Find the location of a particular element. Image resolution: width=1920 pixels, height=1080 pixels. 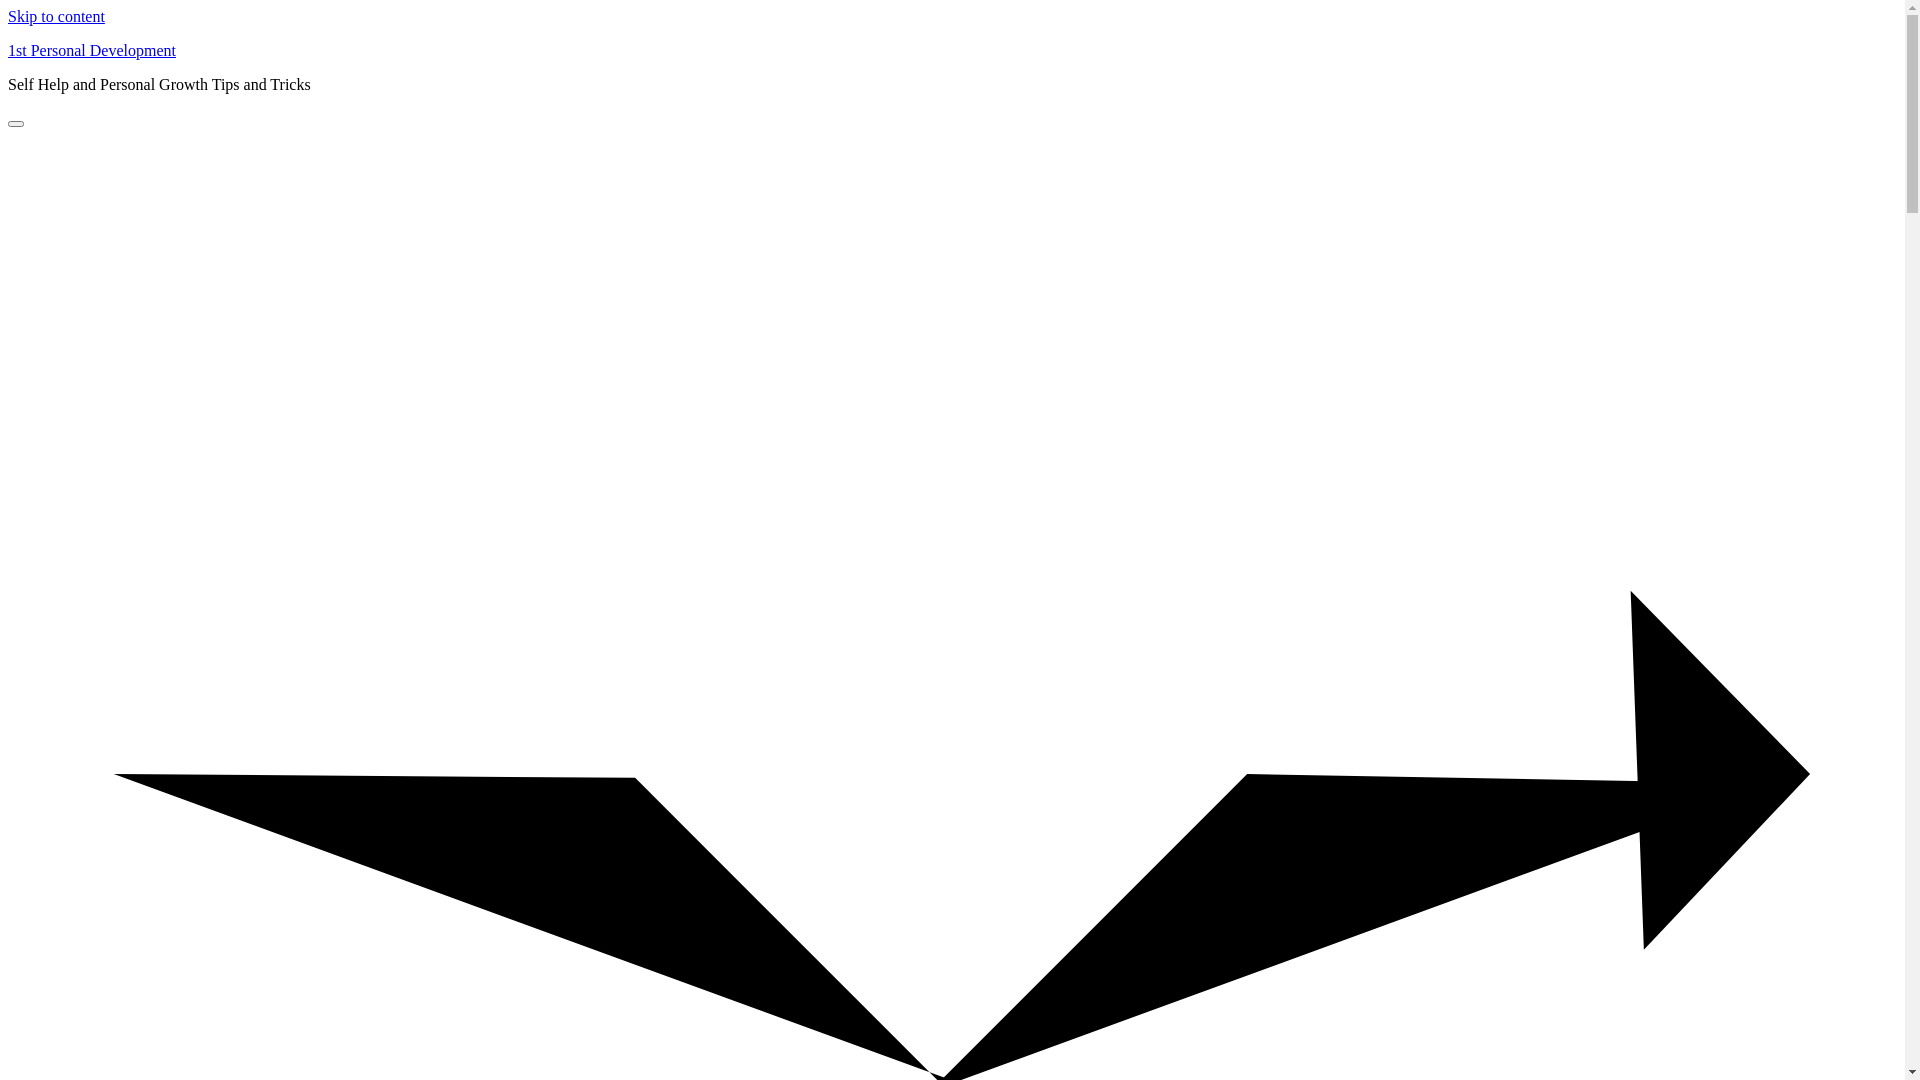

'Skip to content' is located at coordinates (56, 16).